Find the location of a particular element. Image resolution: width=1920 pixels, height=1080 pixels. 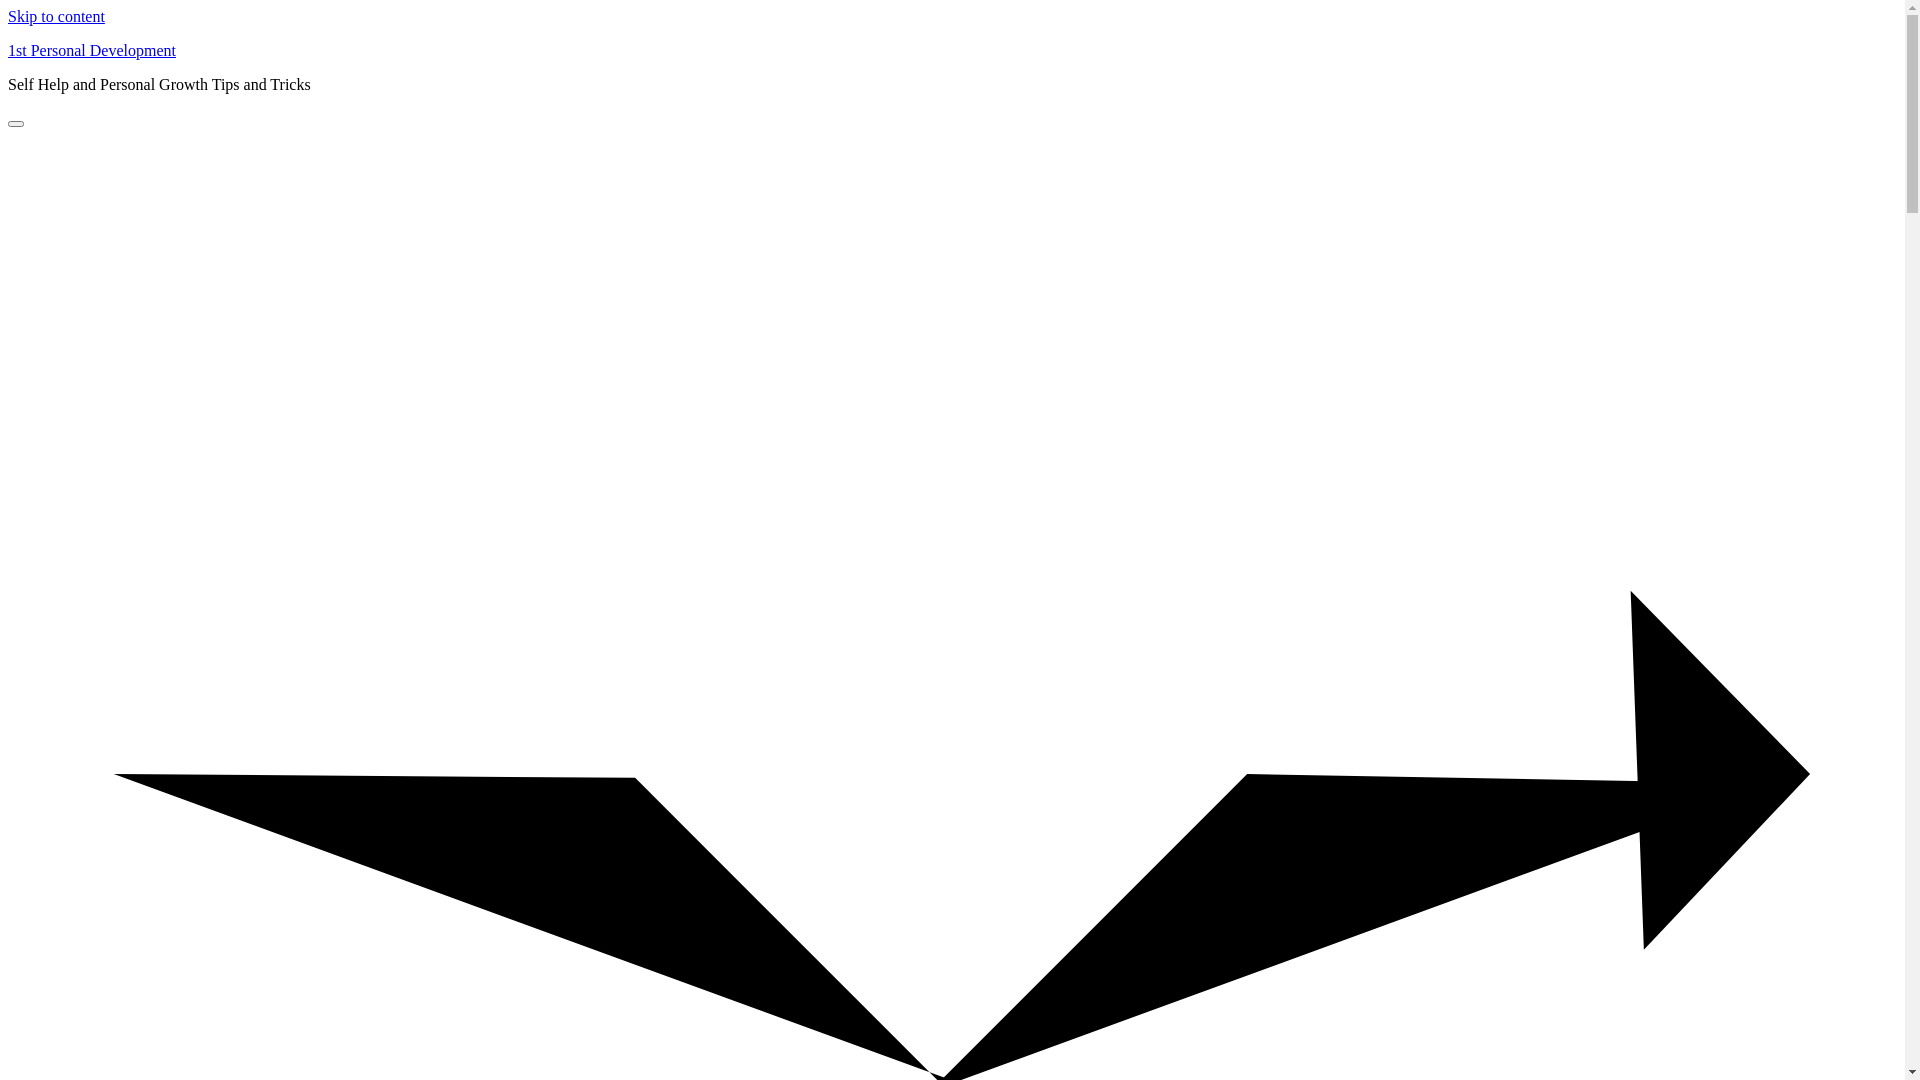

'Skip to content' is located at coordinates (56, 16).